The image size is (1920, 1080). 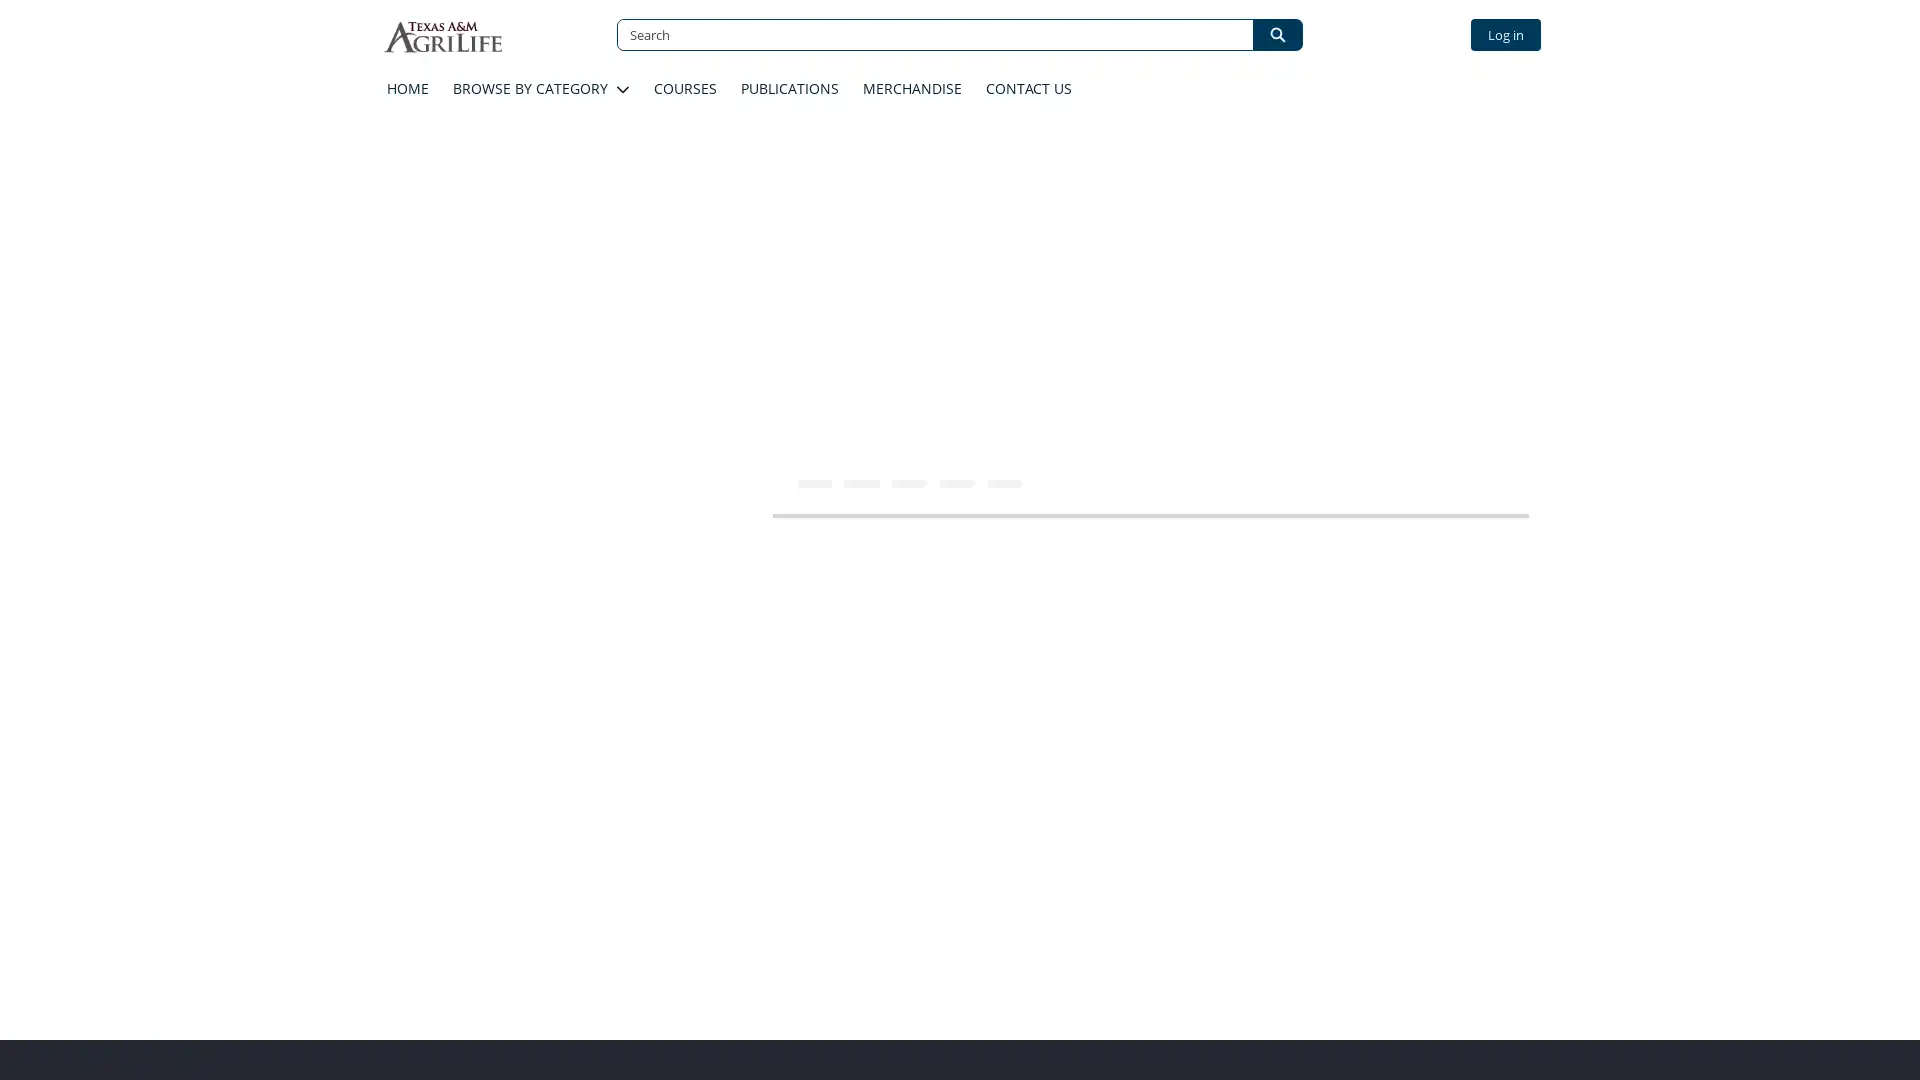 What do you see at coordinates (848, 459) in the screenshot?
I see `Decrease number of items` at bounding box center [848, 459].